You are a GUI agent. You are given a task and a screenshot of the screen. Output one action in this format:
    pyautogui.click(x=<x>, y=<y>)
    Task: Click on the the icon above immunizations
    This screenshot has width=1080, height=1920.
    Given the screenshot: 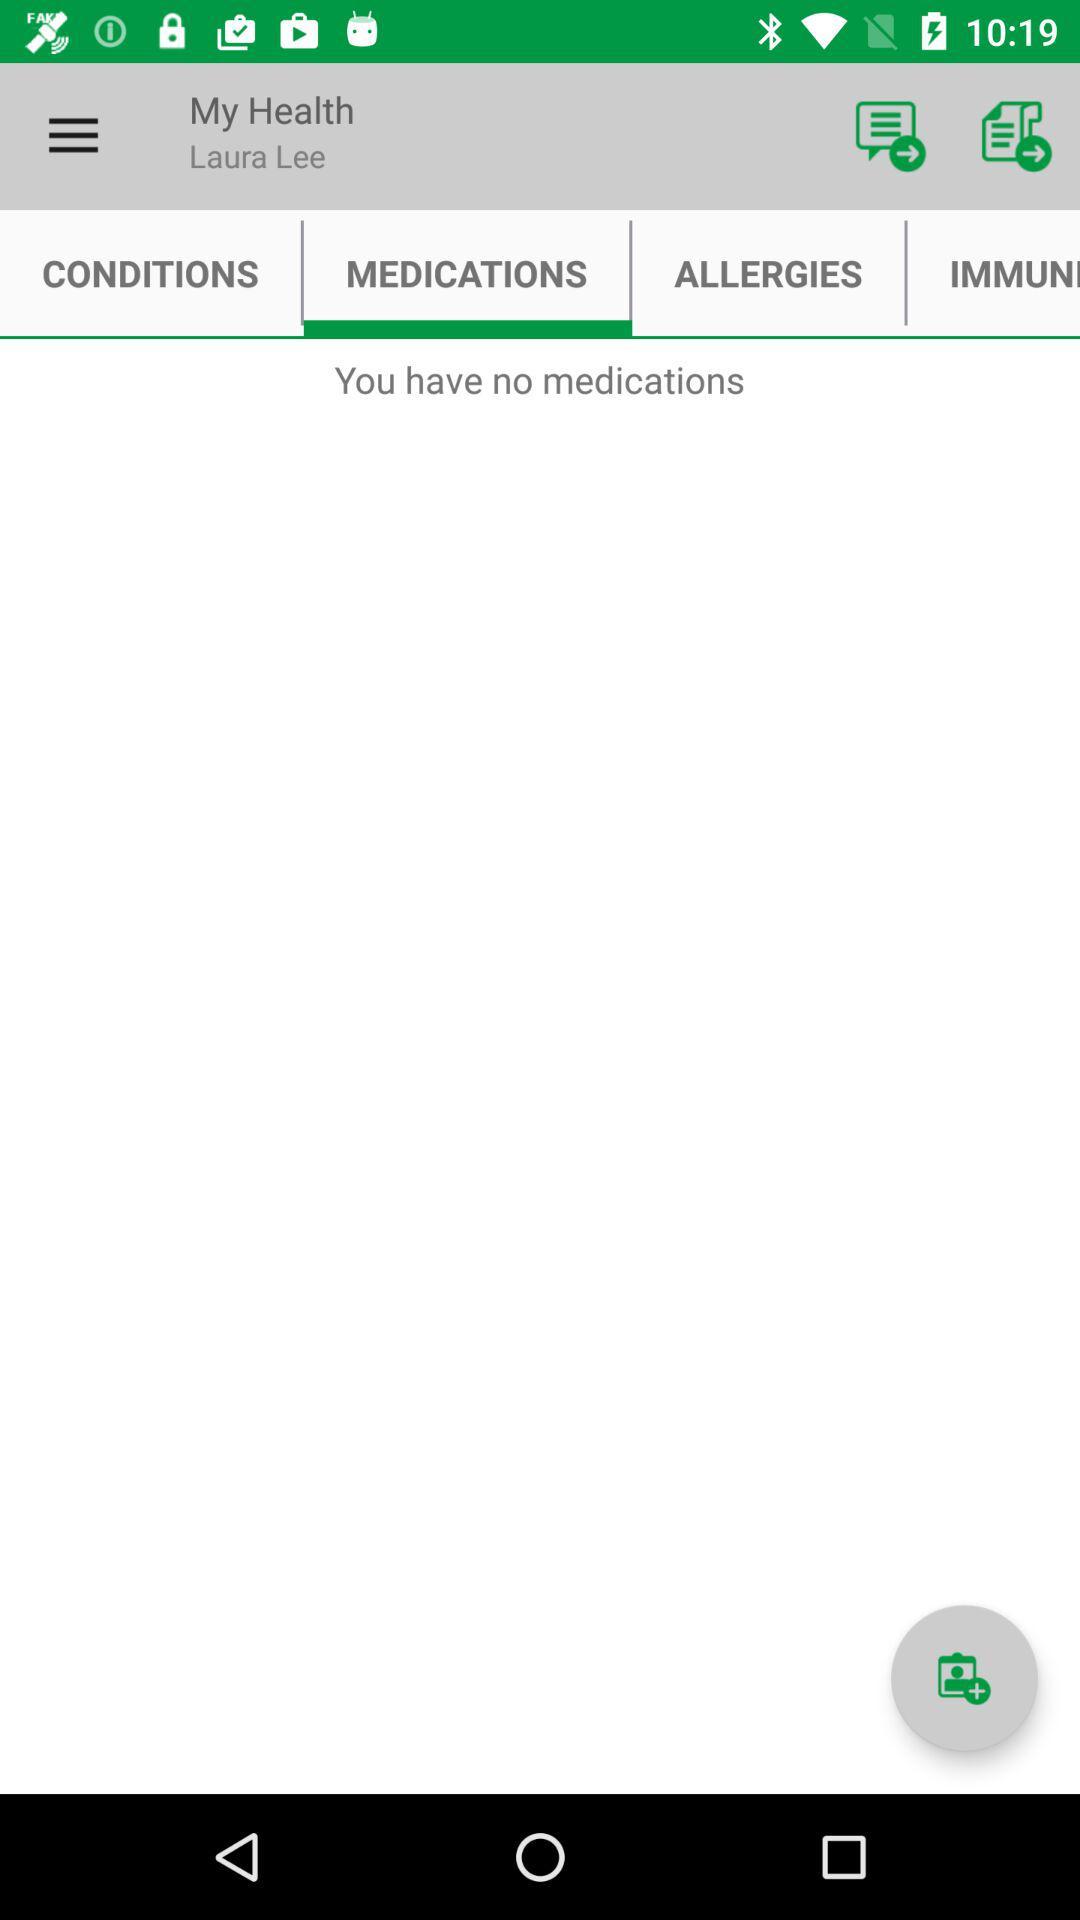 What is the action you would take?
    pyautogui.click(x=1017, y=135)
    